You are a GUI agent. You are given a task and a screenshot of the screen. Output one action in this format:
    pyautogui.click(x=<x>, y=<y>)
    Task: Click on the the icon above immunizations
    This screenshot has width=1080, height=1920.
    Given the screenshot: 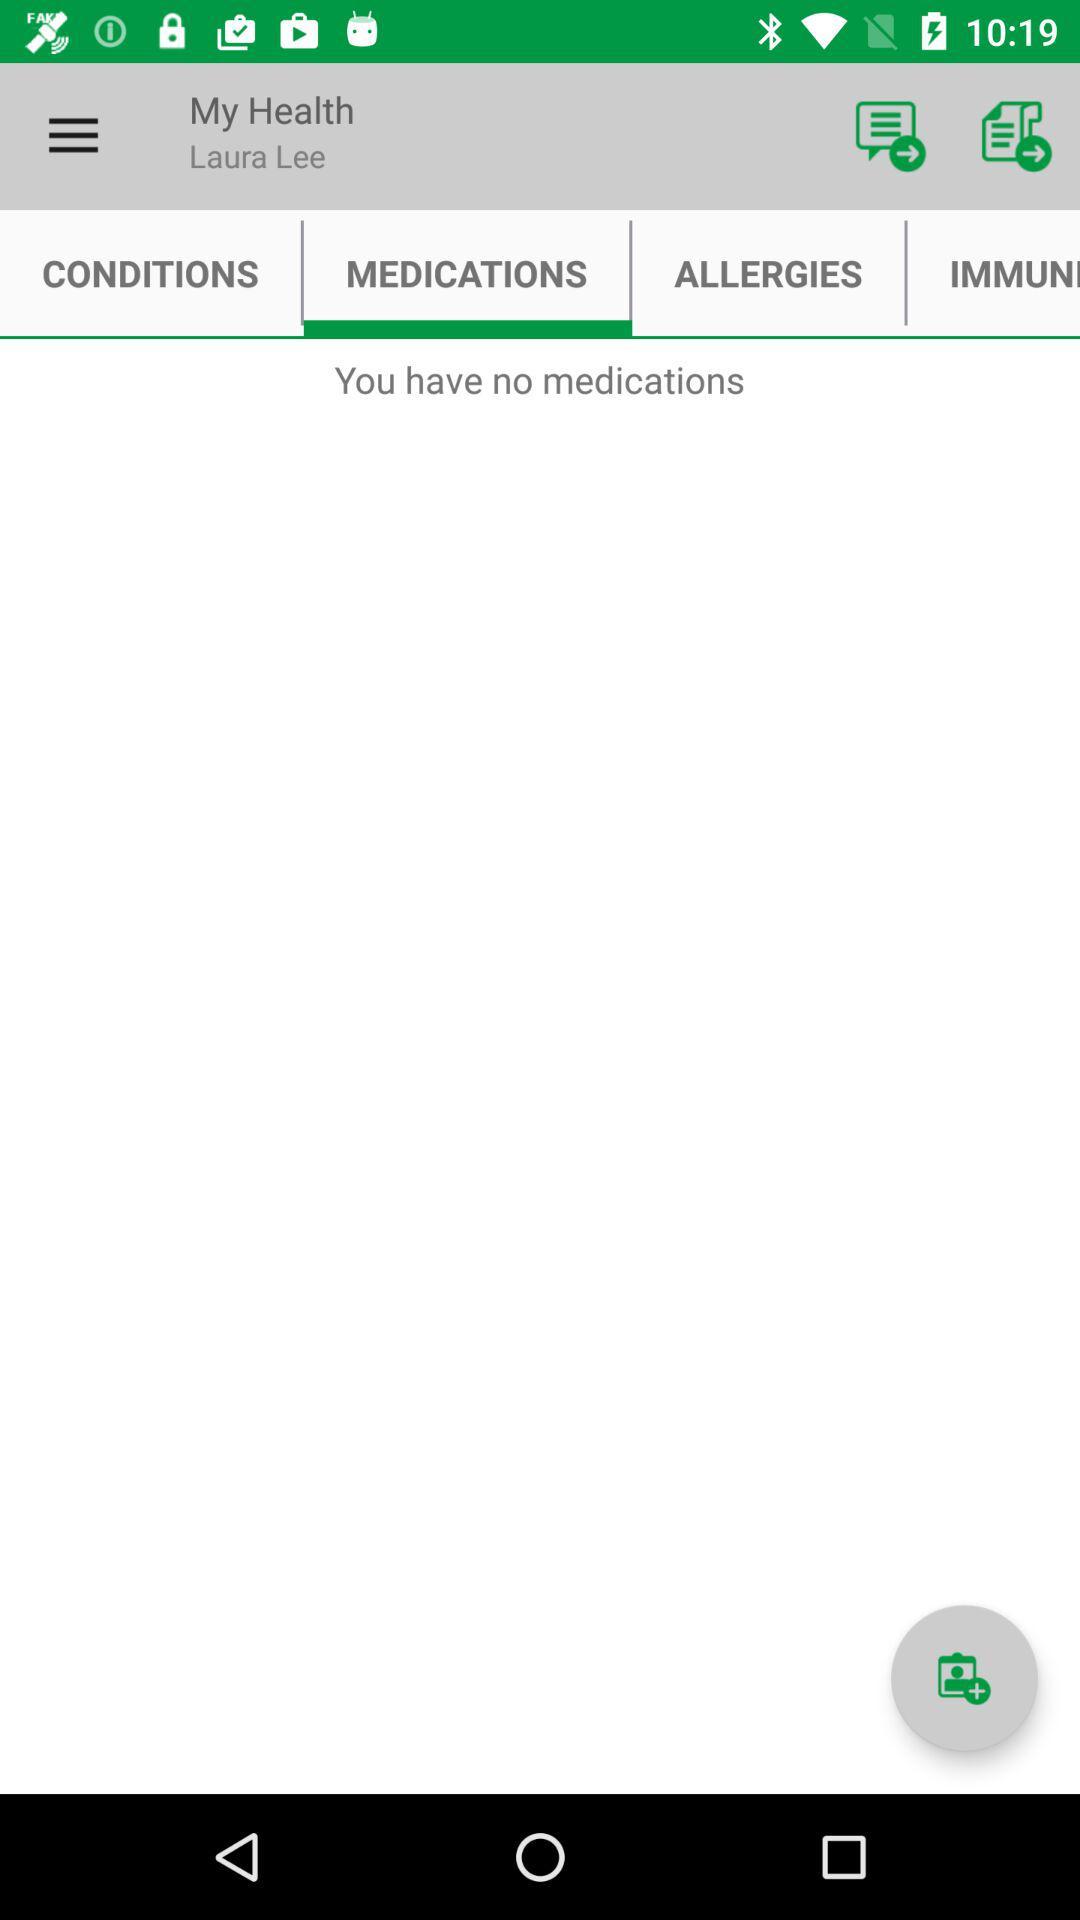 What is the action you would take?
    pyautogui.click(x=1017, y=135)
    